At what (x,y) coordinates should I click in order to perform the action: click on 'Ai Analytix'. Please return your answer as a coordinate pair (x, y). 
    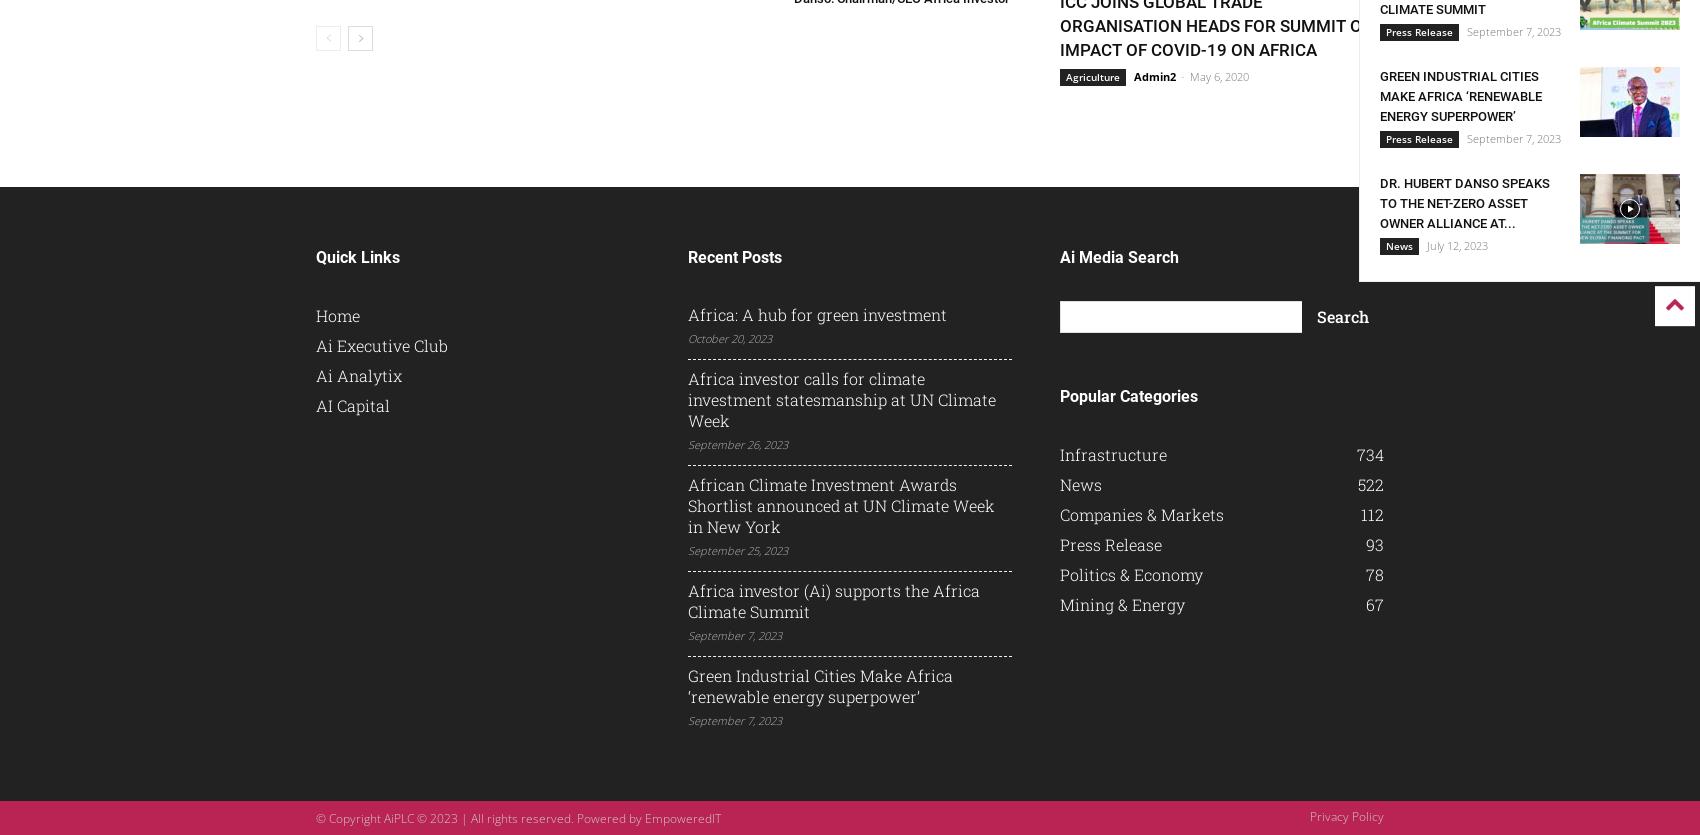
    Looking at the image, I should click on (358, 375).